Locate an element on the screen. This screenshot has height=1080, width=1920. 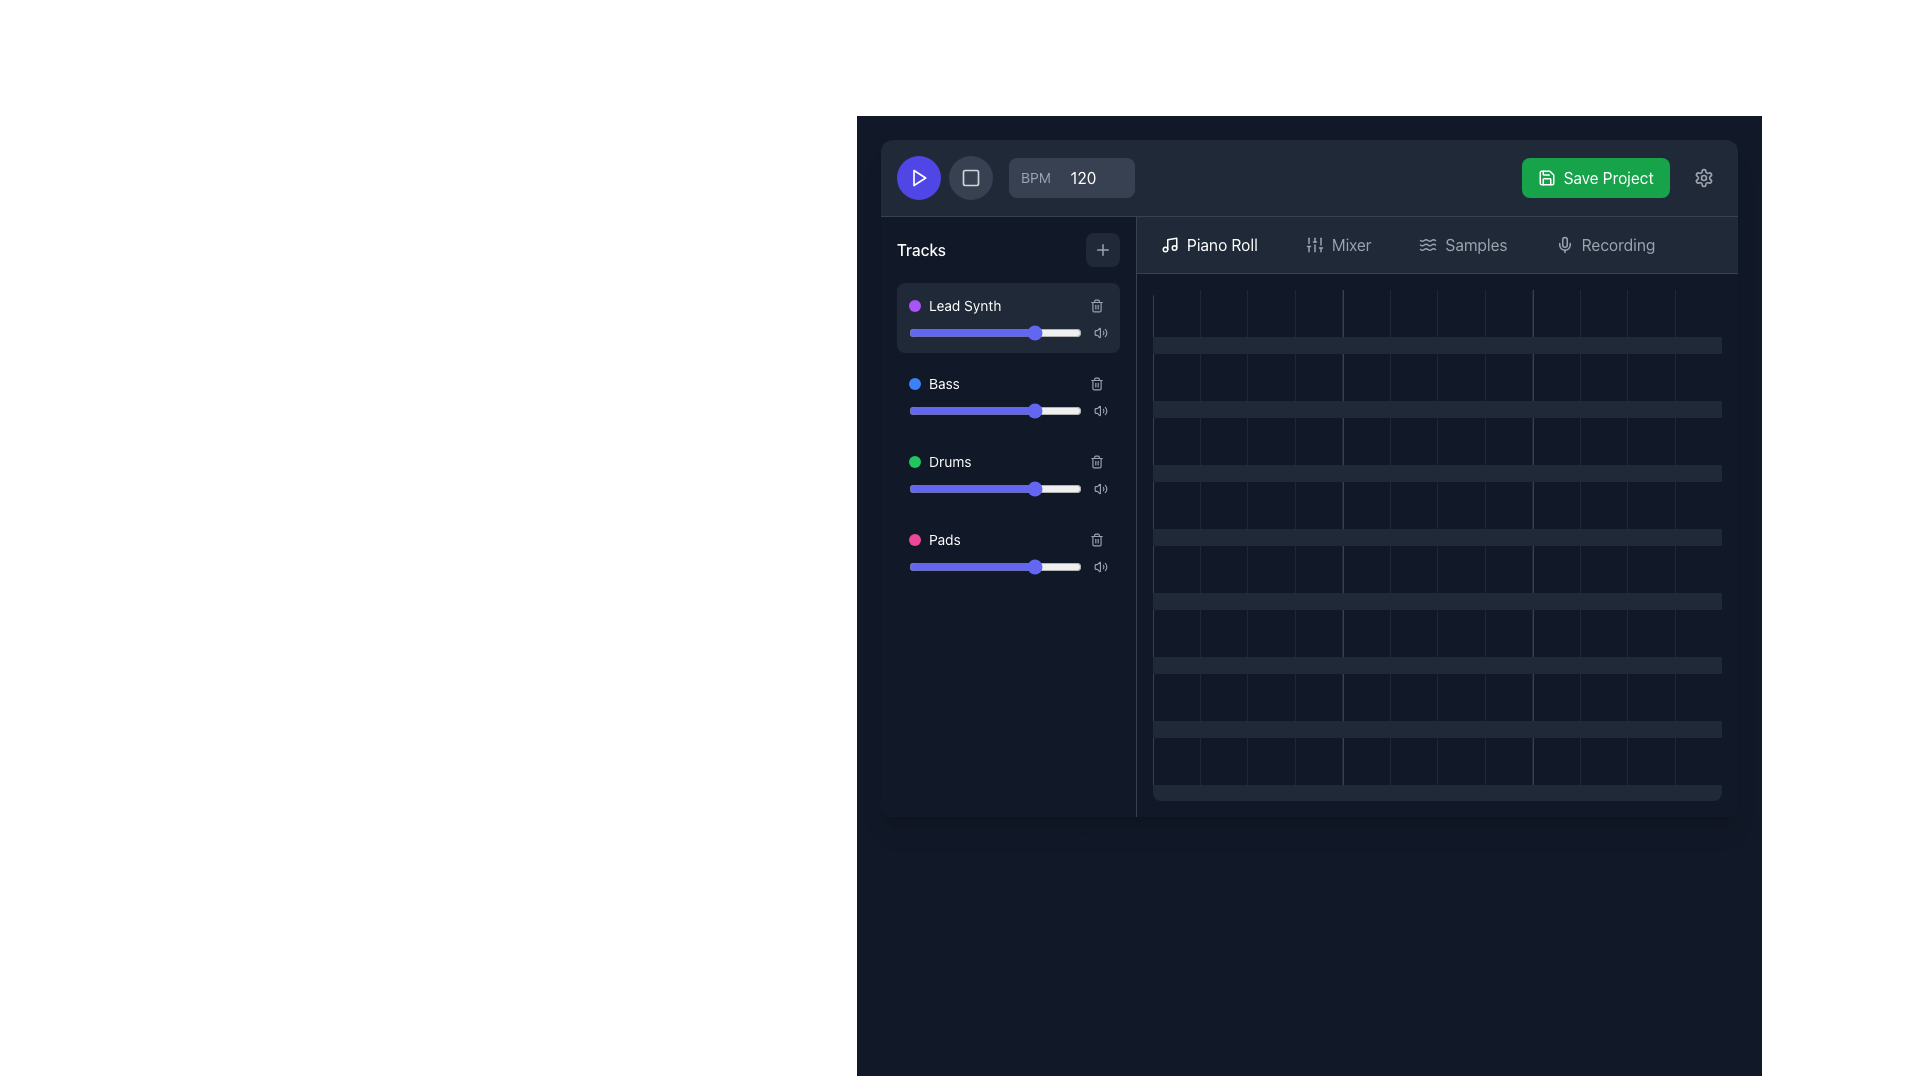
the interactive grid cell located in the last row and the second column from the left is located at coordinates (1222, 761).